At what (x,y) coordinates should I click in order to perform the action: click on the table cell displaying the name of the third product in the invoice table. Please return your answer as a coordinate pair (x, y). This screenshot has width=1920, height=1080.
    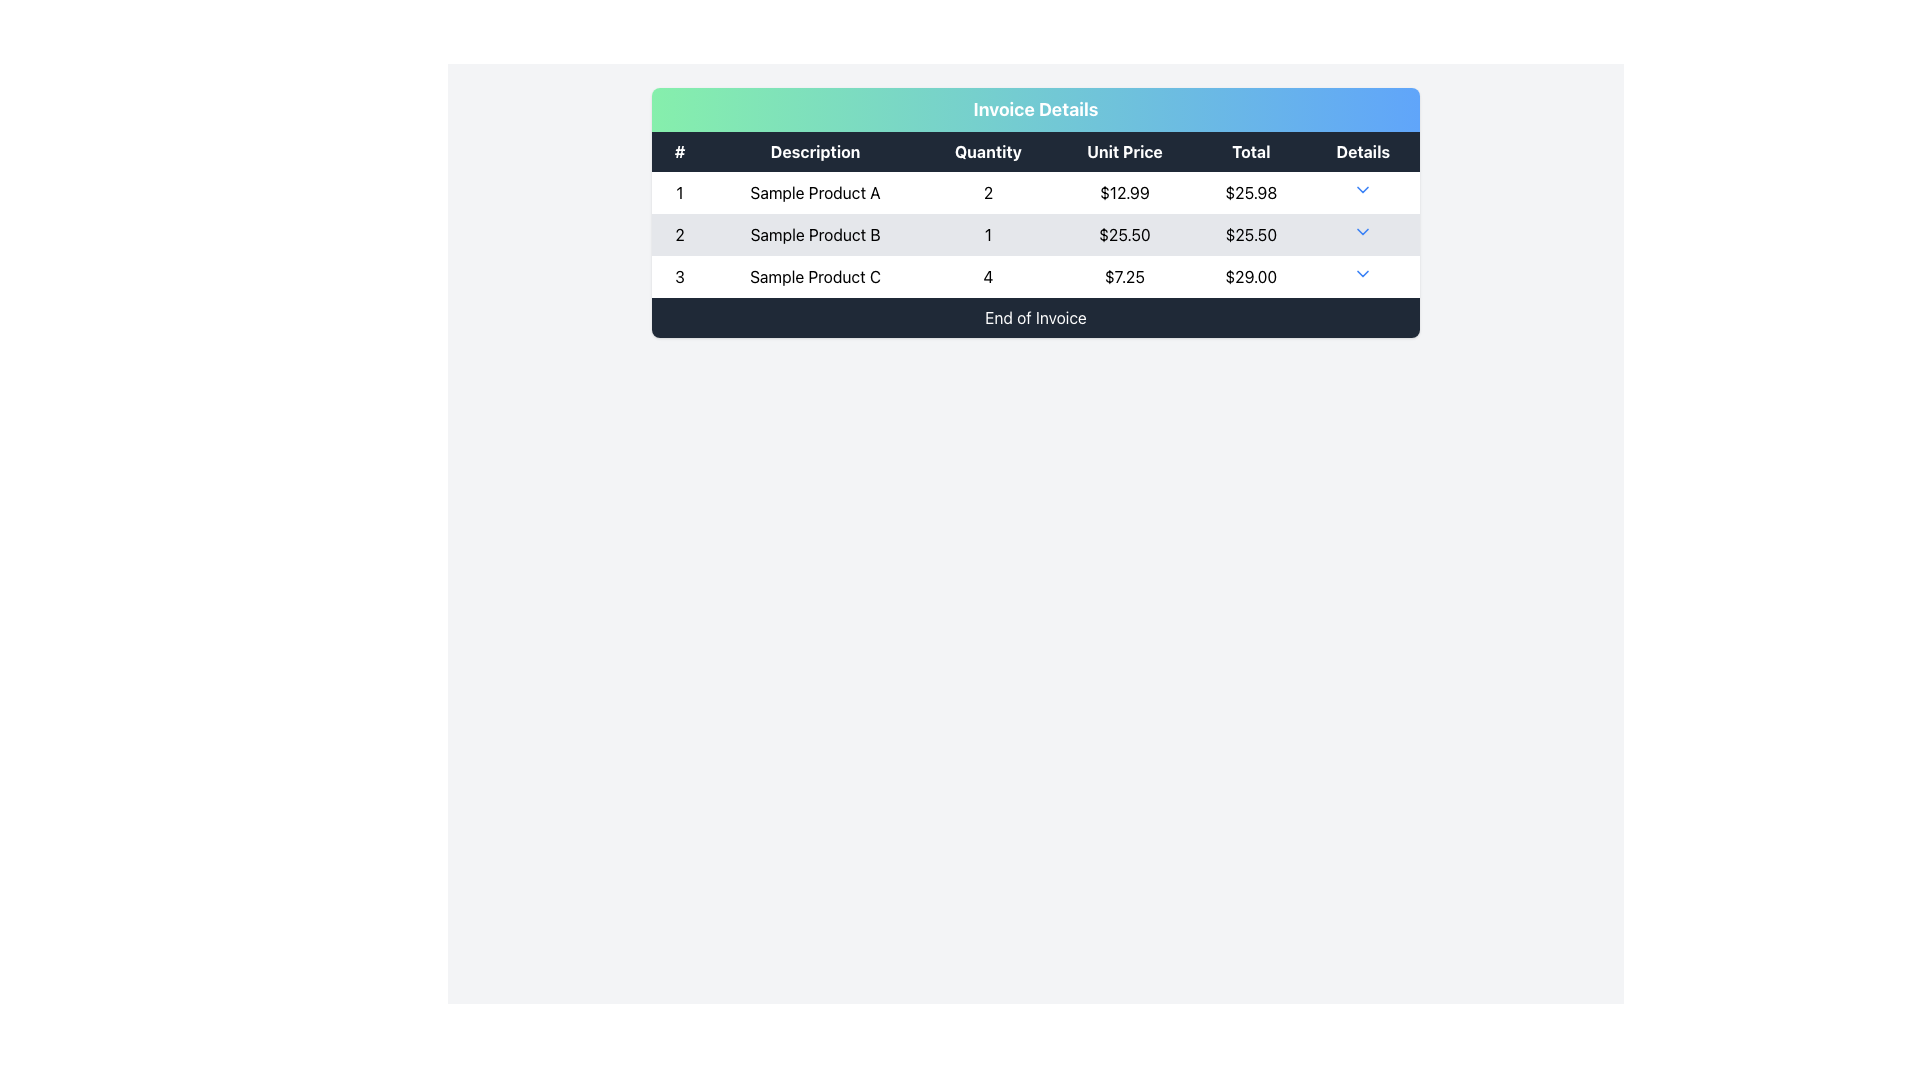
    Looking at the image, I should click on (815, 277).